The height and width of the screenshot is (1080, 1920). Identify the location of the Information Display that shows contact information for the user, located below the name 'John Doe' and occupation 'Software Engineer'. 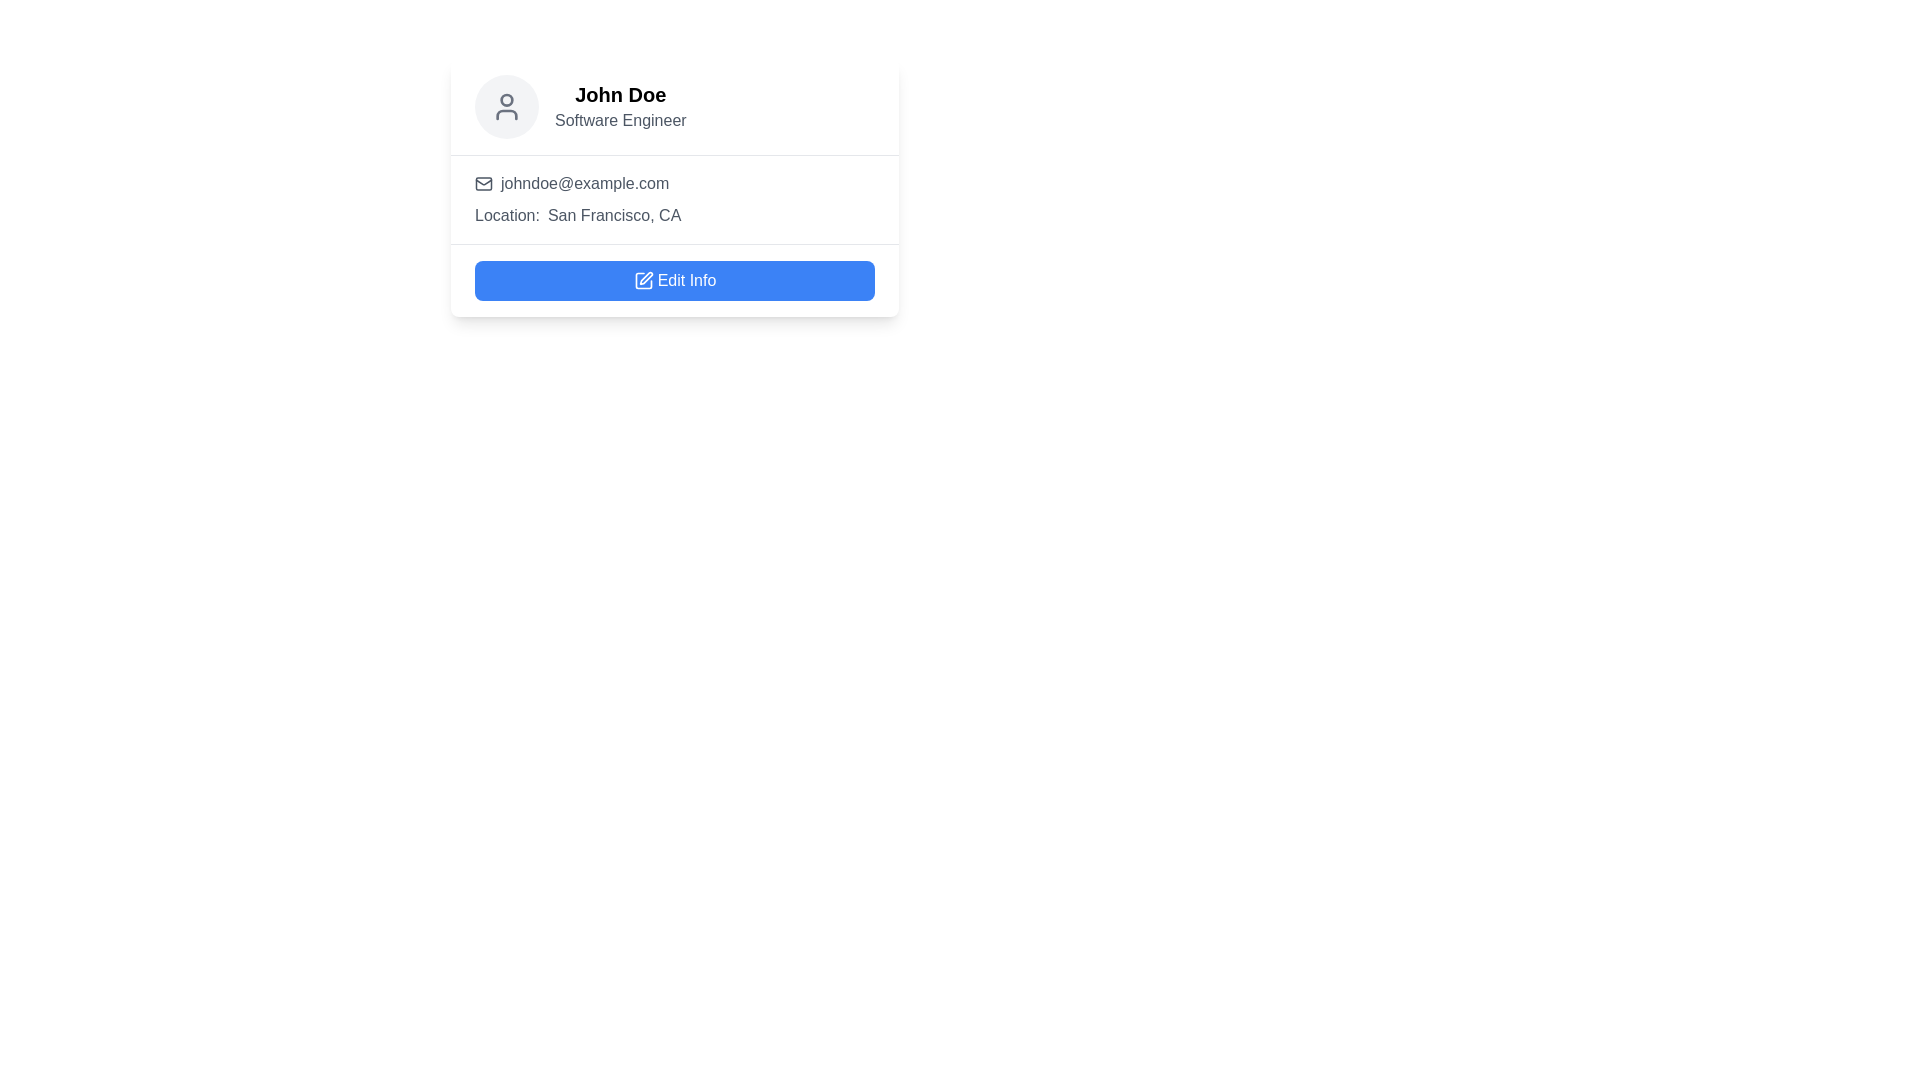
(675, 199).